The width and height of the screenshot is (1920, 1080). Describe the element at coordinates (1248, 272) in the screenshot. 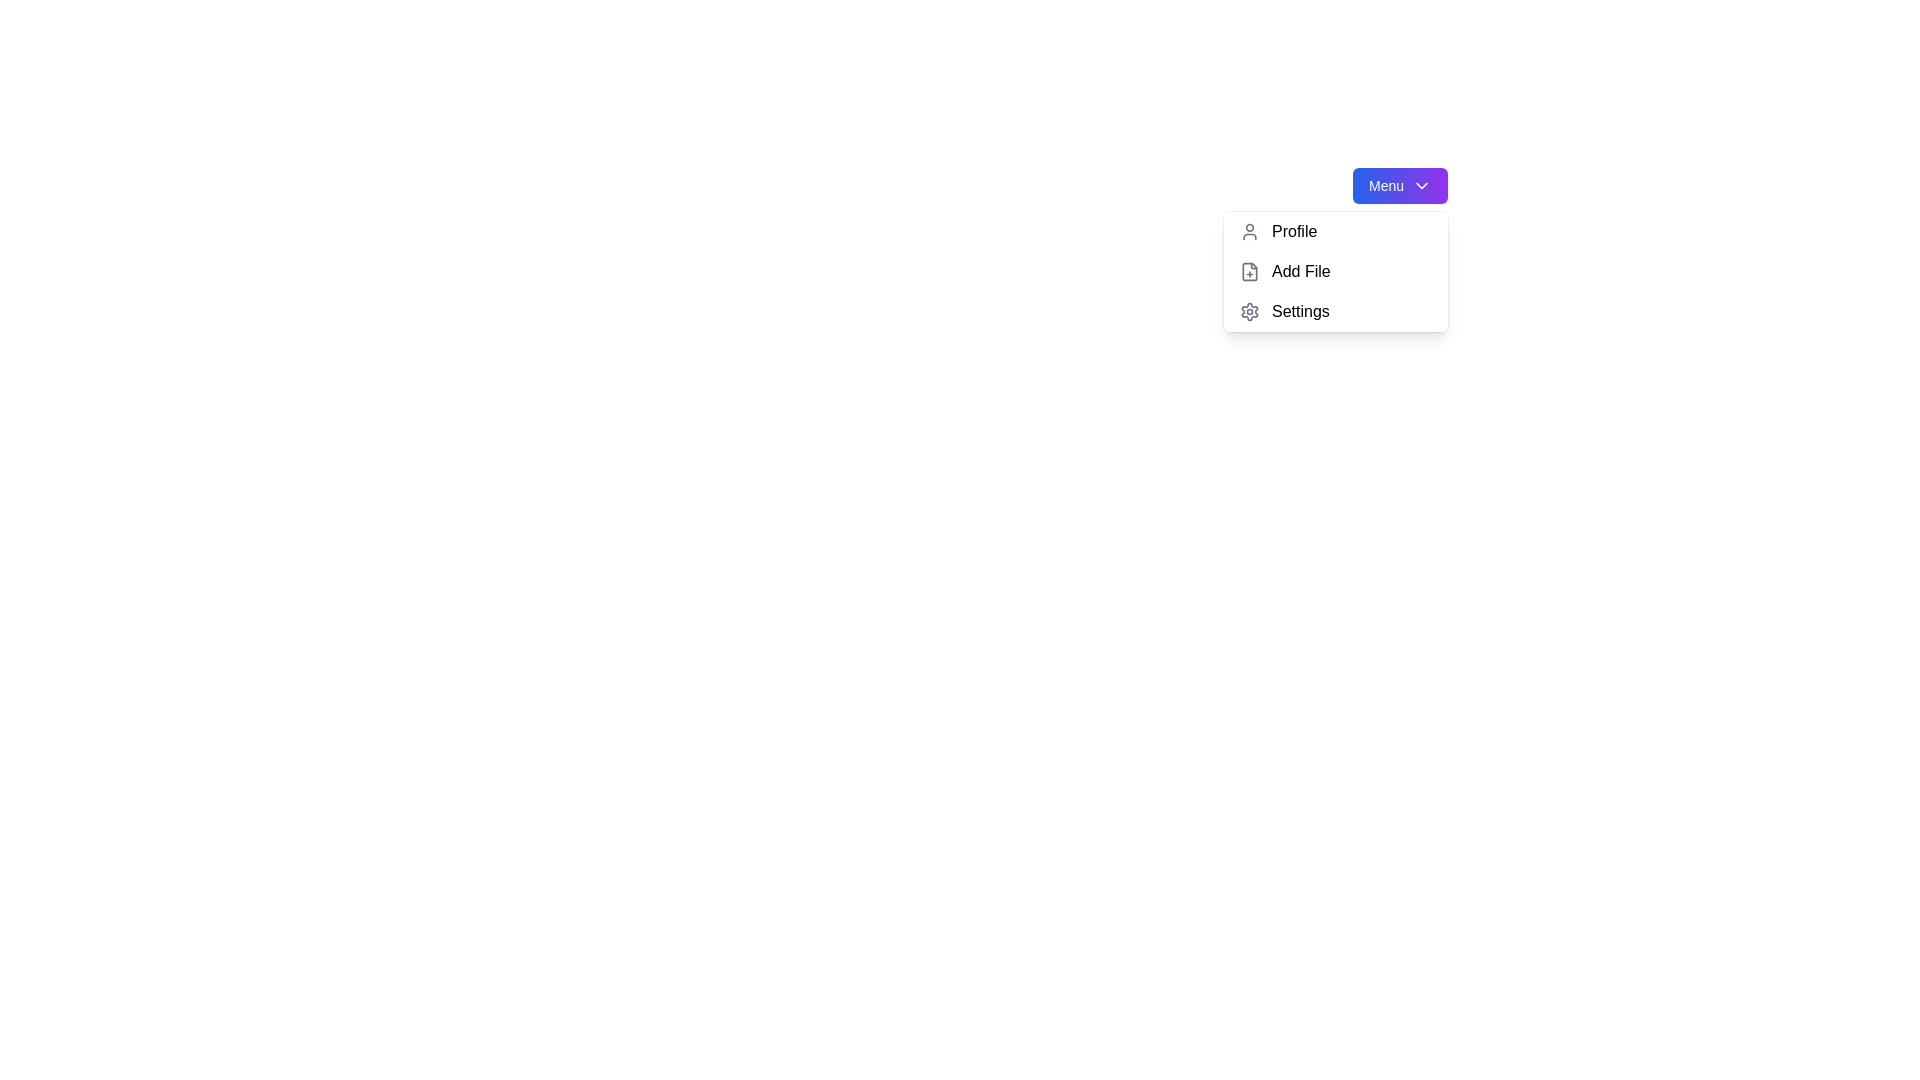

I see `the 'Add File' menu entry, which is represented by an icon of a file with a plus sign, located in the dropdown menu under the 'Menu' button in the top-right corner of the UI` at that location.